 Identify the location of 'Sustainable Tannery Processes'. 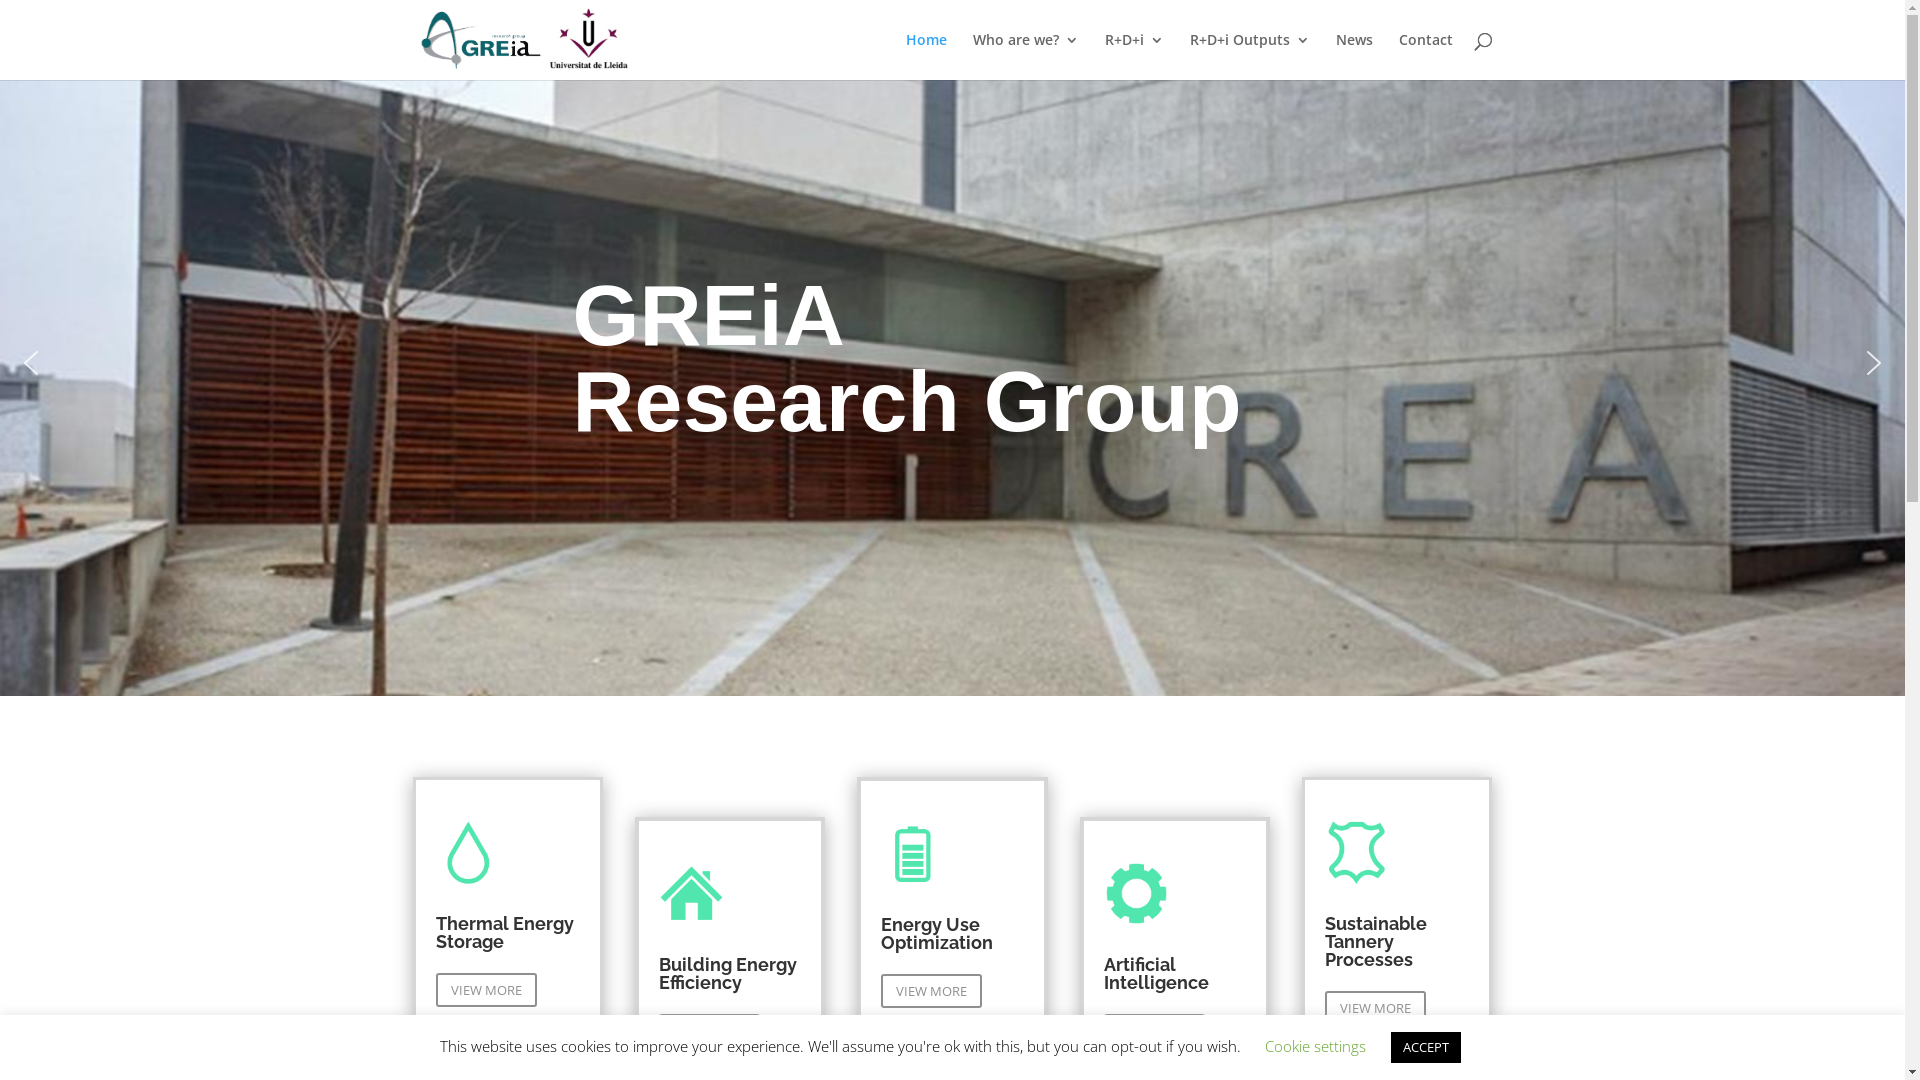
(1375, 941).